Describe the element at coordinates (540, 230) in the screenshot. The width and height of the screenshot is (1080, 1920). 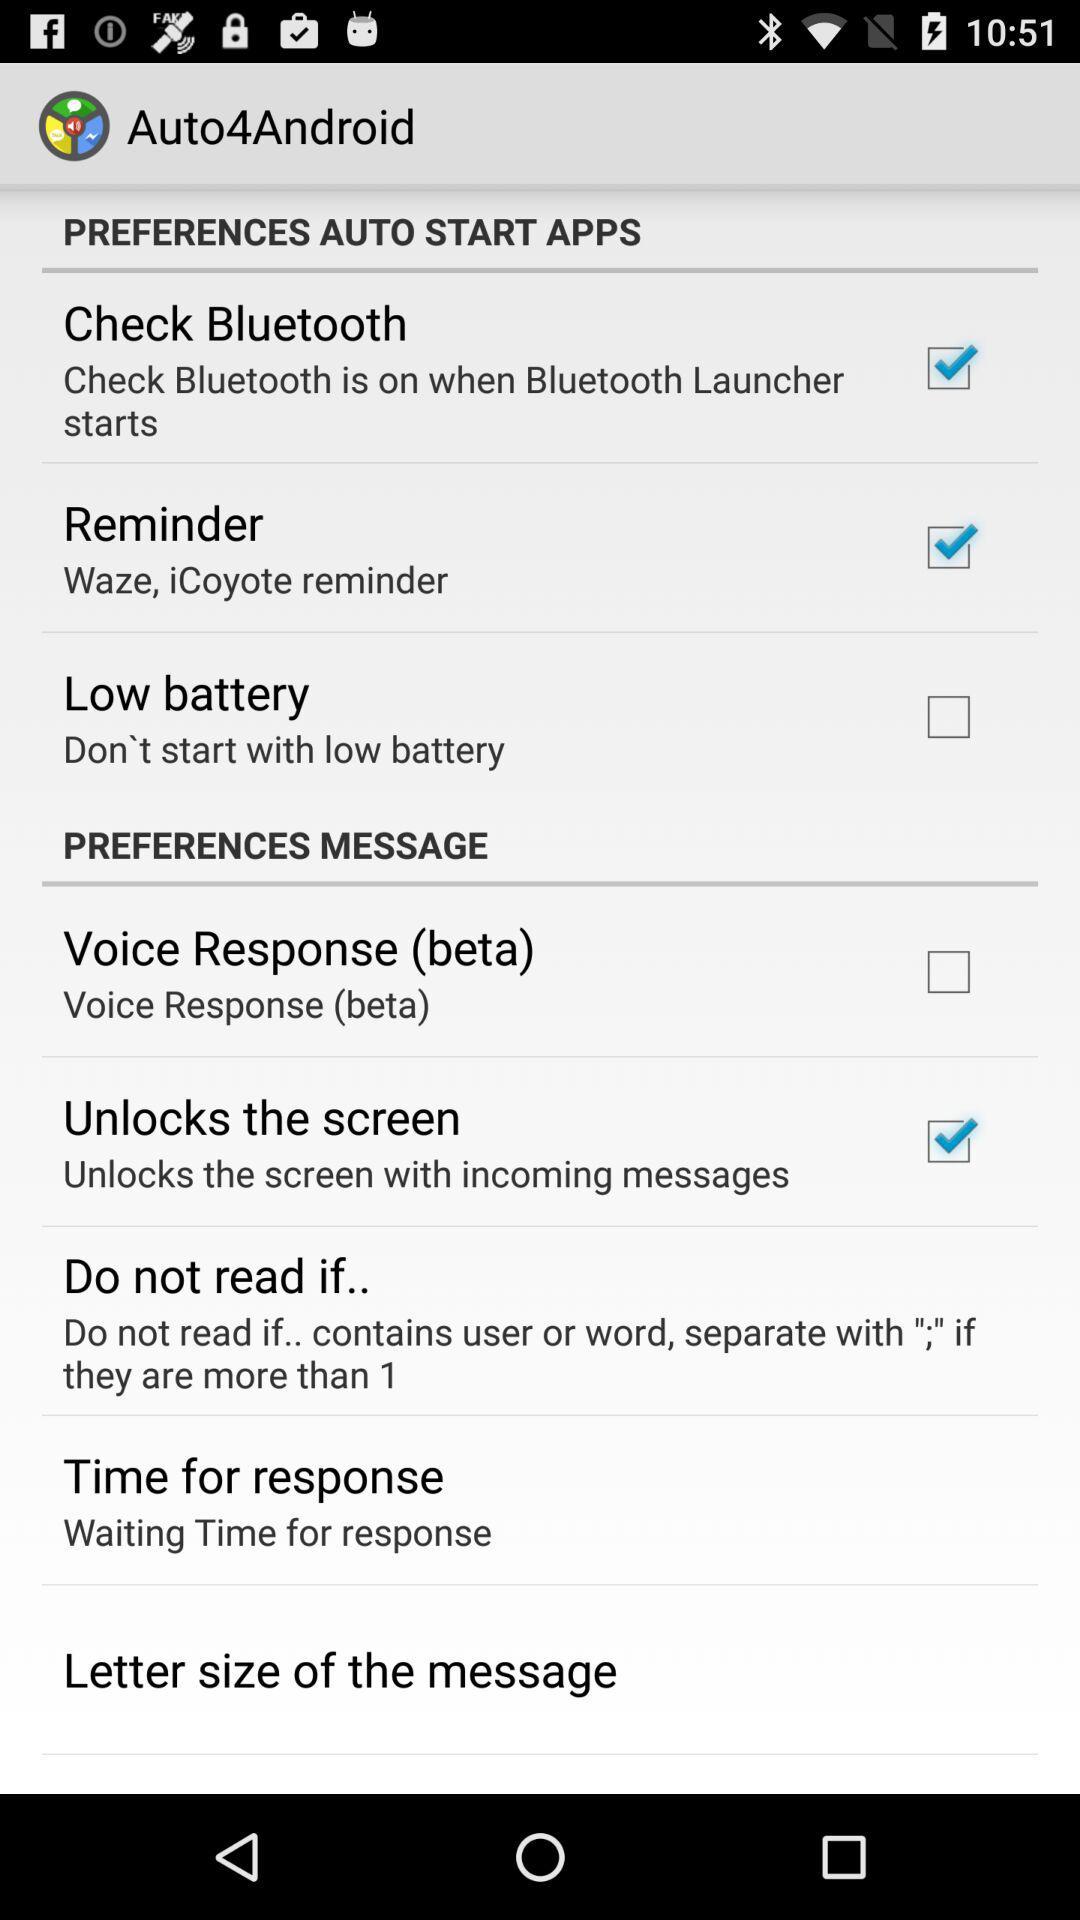
I see `preferences auto start item` at that location.